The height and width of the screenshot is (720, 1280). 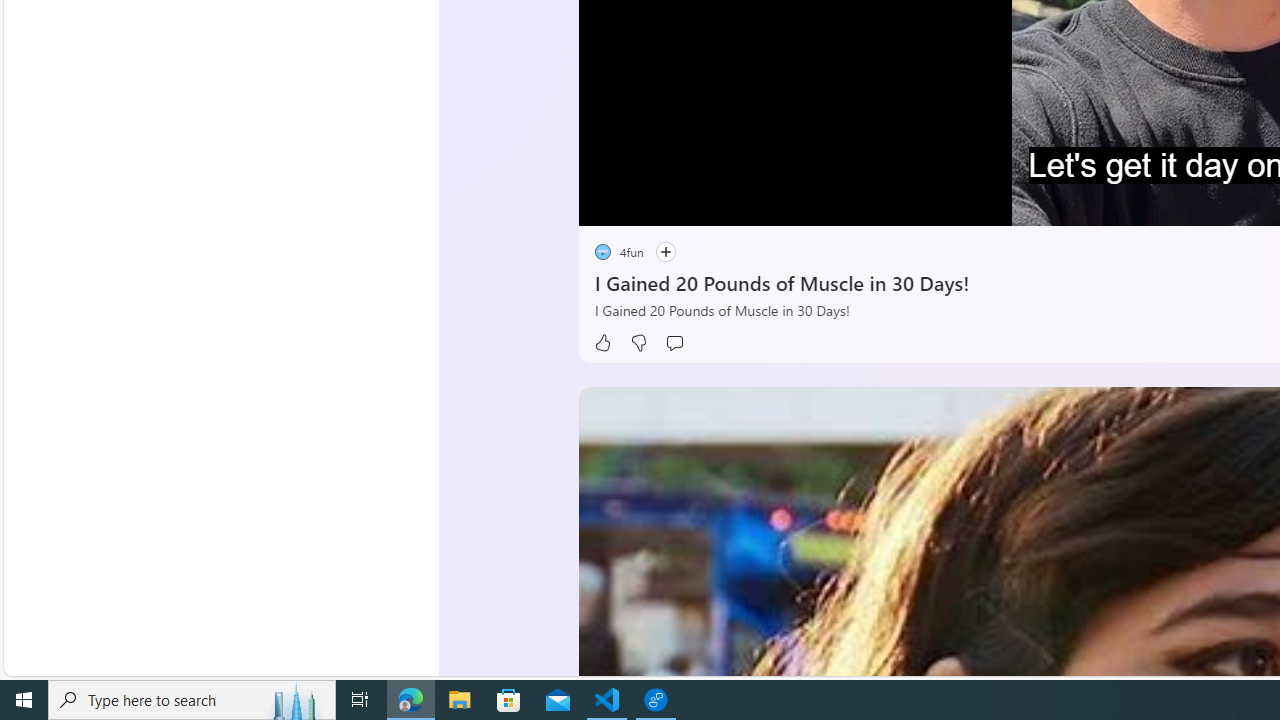 What do you see at coordinates (673, 342) in the screenshot?
I see `'Start the conversation'` at bounding box center [673, 342].